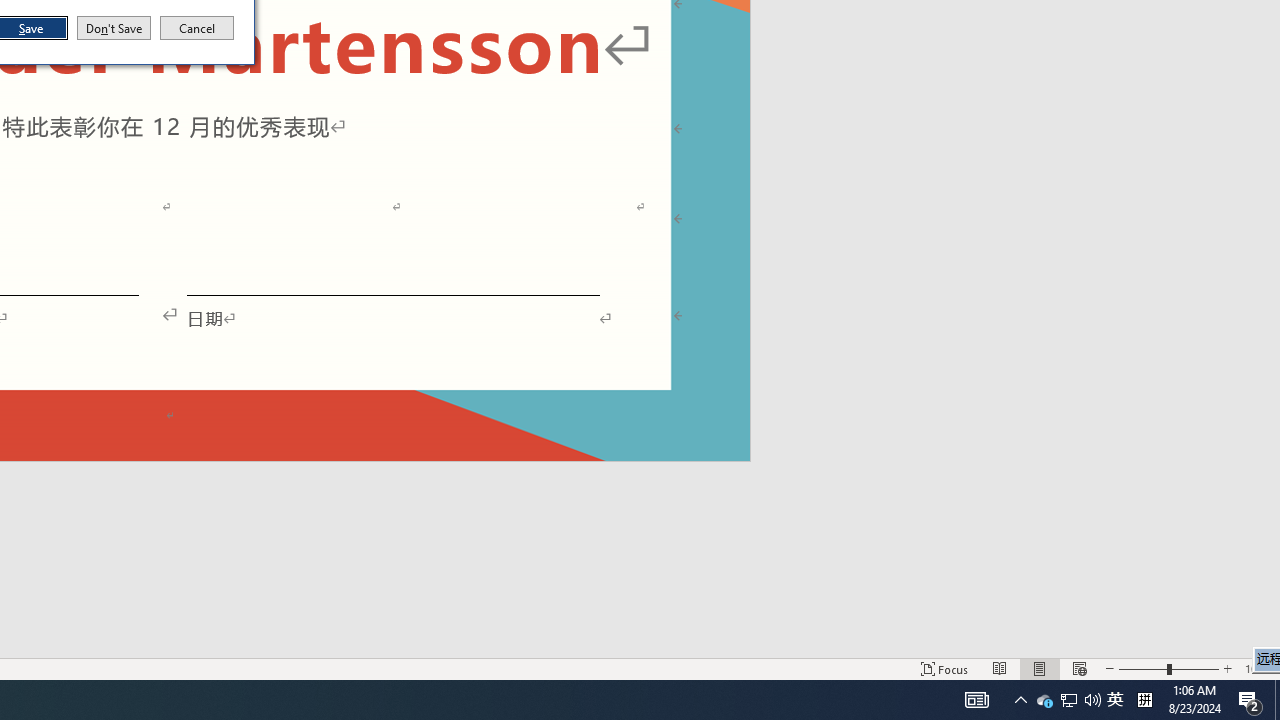 The width and height of the screenshot is (1280, 720). I want to click on 'Zoom 104%', so click(1257, 669).